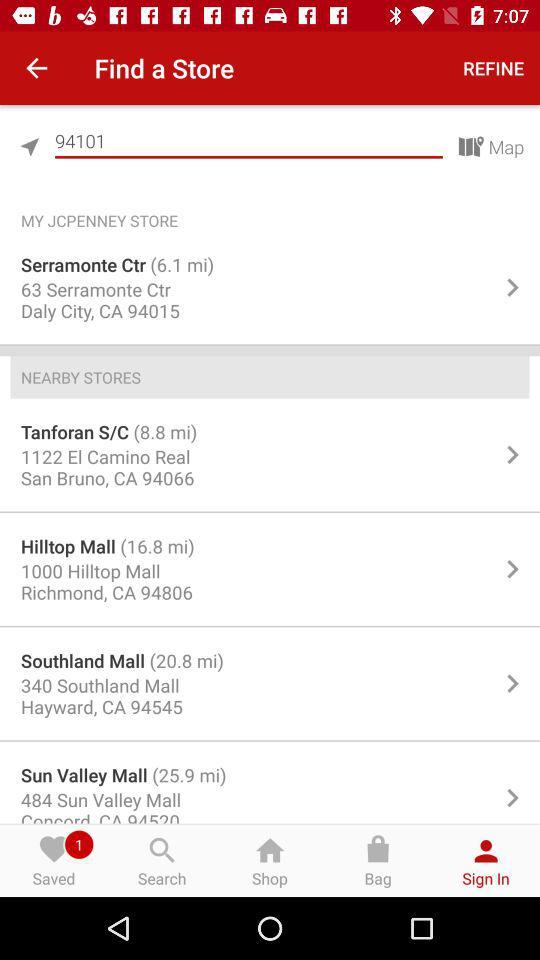 Image resolution: width=540 pixels, height=960 pixels. I want to click on refine, so click(492, 68).